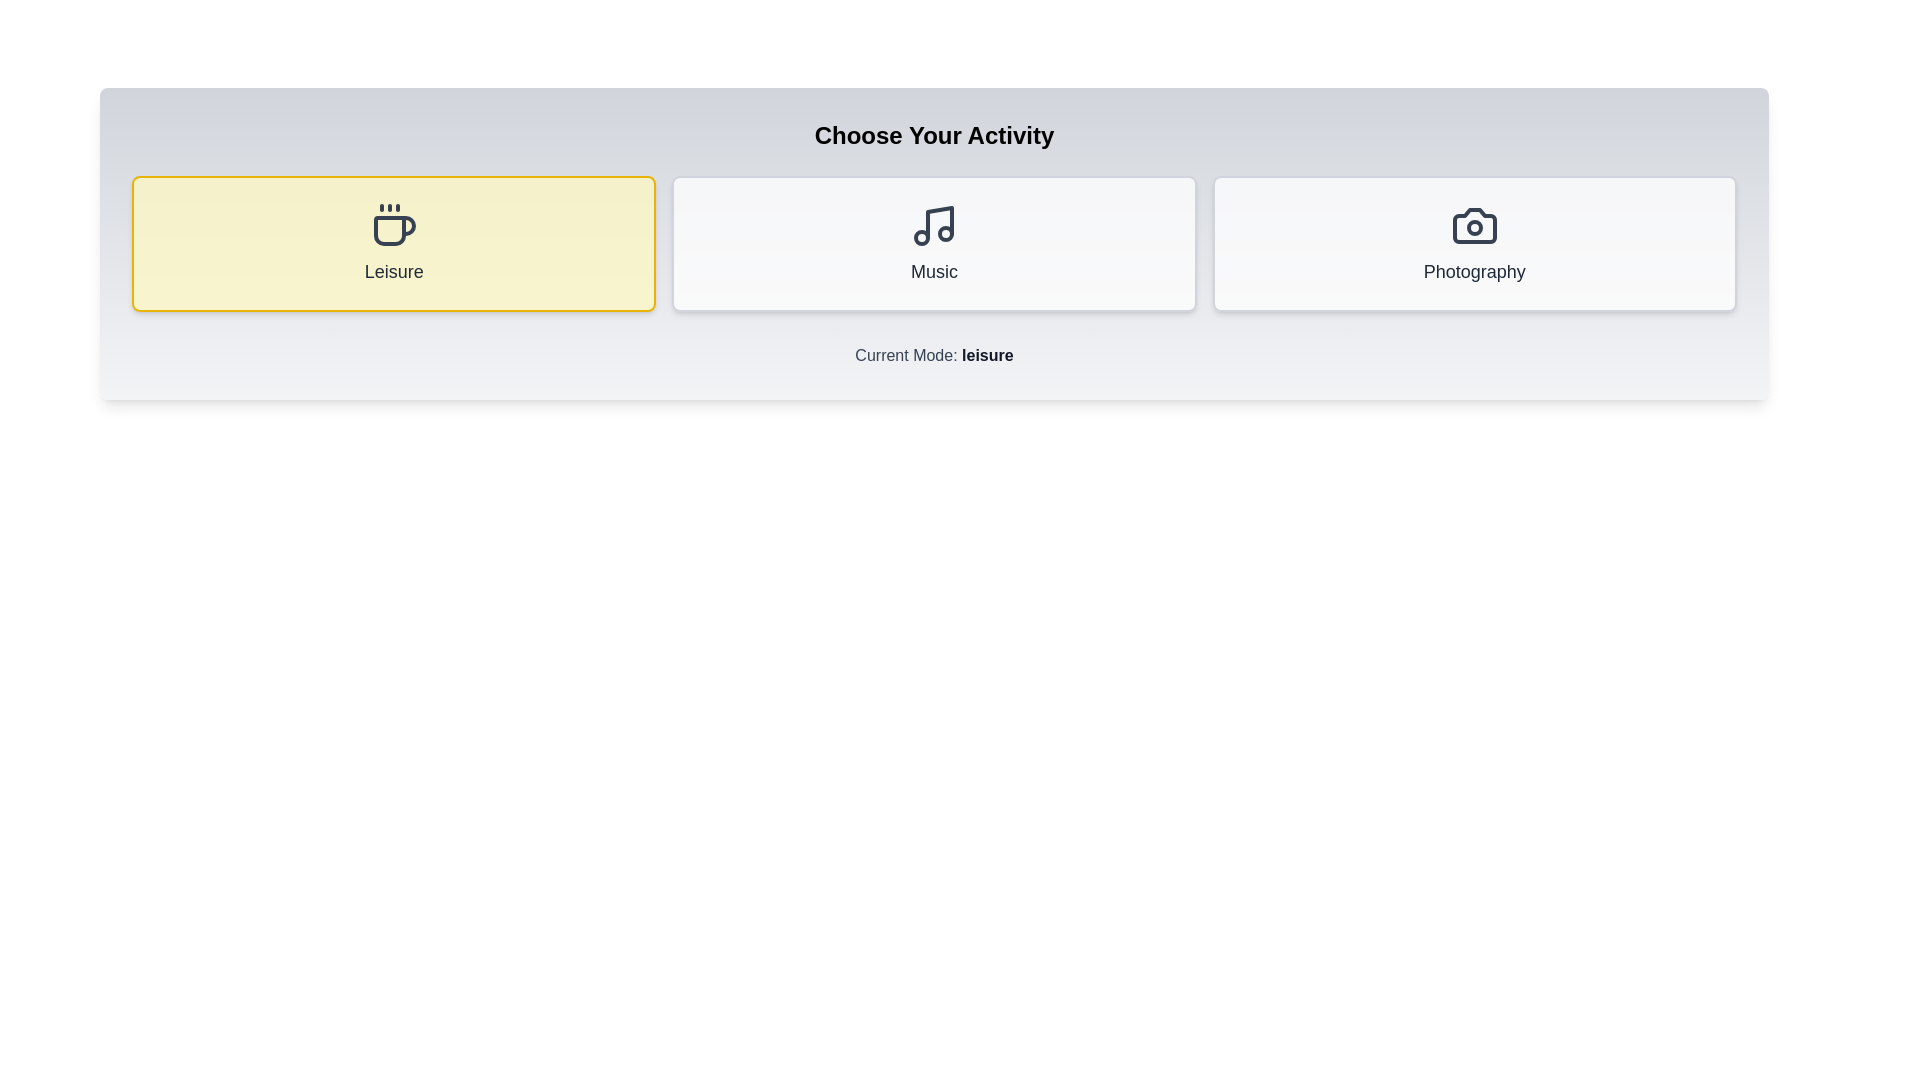 The height and width of the screenshot is (1080, 1920). Describe the element at coordinates (933, 242) in the screenshot. I see `the 'Music' button to select the music mode` at that location.